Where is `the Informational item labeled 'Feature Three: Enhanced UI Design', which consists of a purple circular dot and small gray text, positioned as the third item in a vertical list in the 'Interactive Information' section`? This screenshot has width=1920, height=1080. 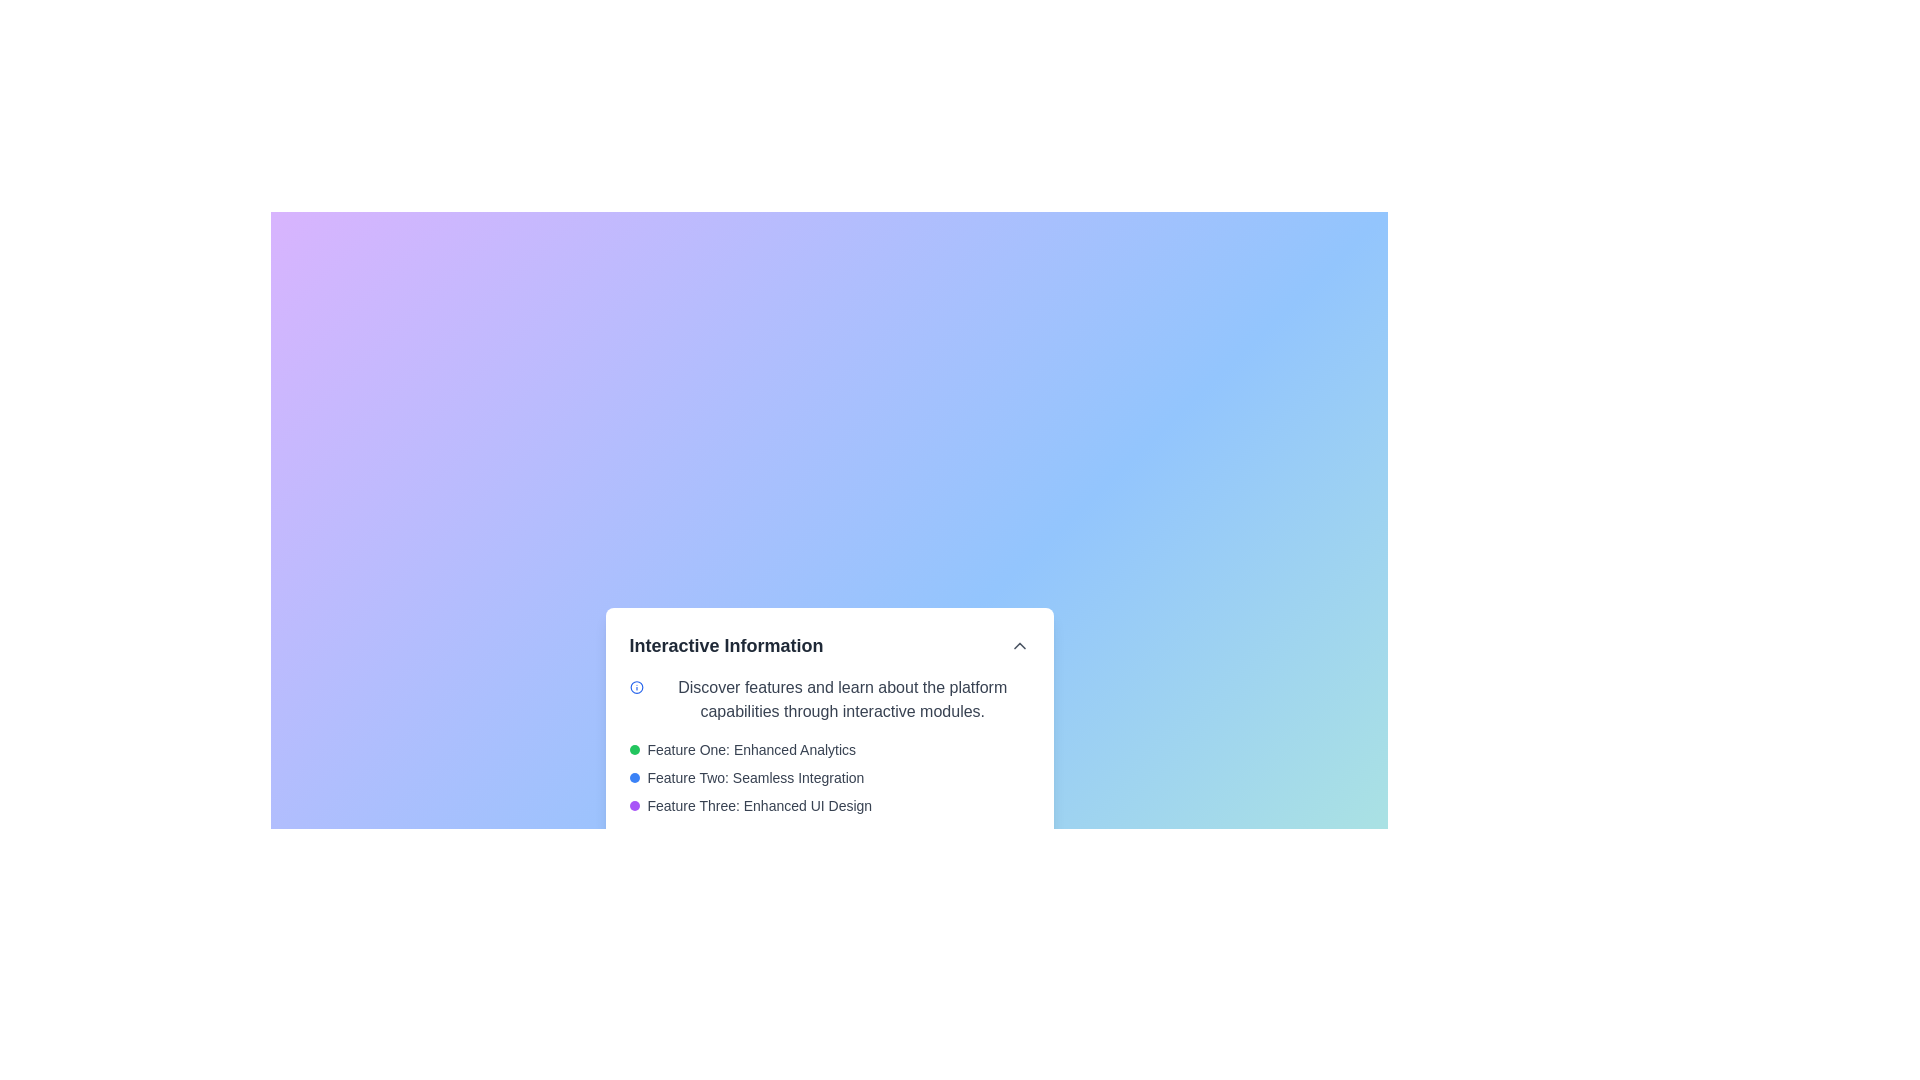 the Informational item labeled 'Feature Three: Enhanced UI Design', which consists of a purple circular dot and small gray text, positioned as the third item in a vertical list in the 'Interactive Information' section is located at coordinates (829, 805).